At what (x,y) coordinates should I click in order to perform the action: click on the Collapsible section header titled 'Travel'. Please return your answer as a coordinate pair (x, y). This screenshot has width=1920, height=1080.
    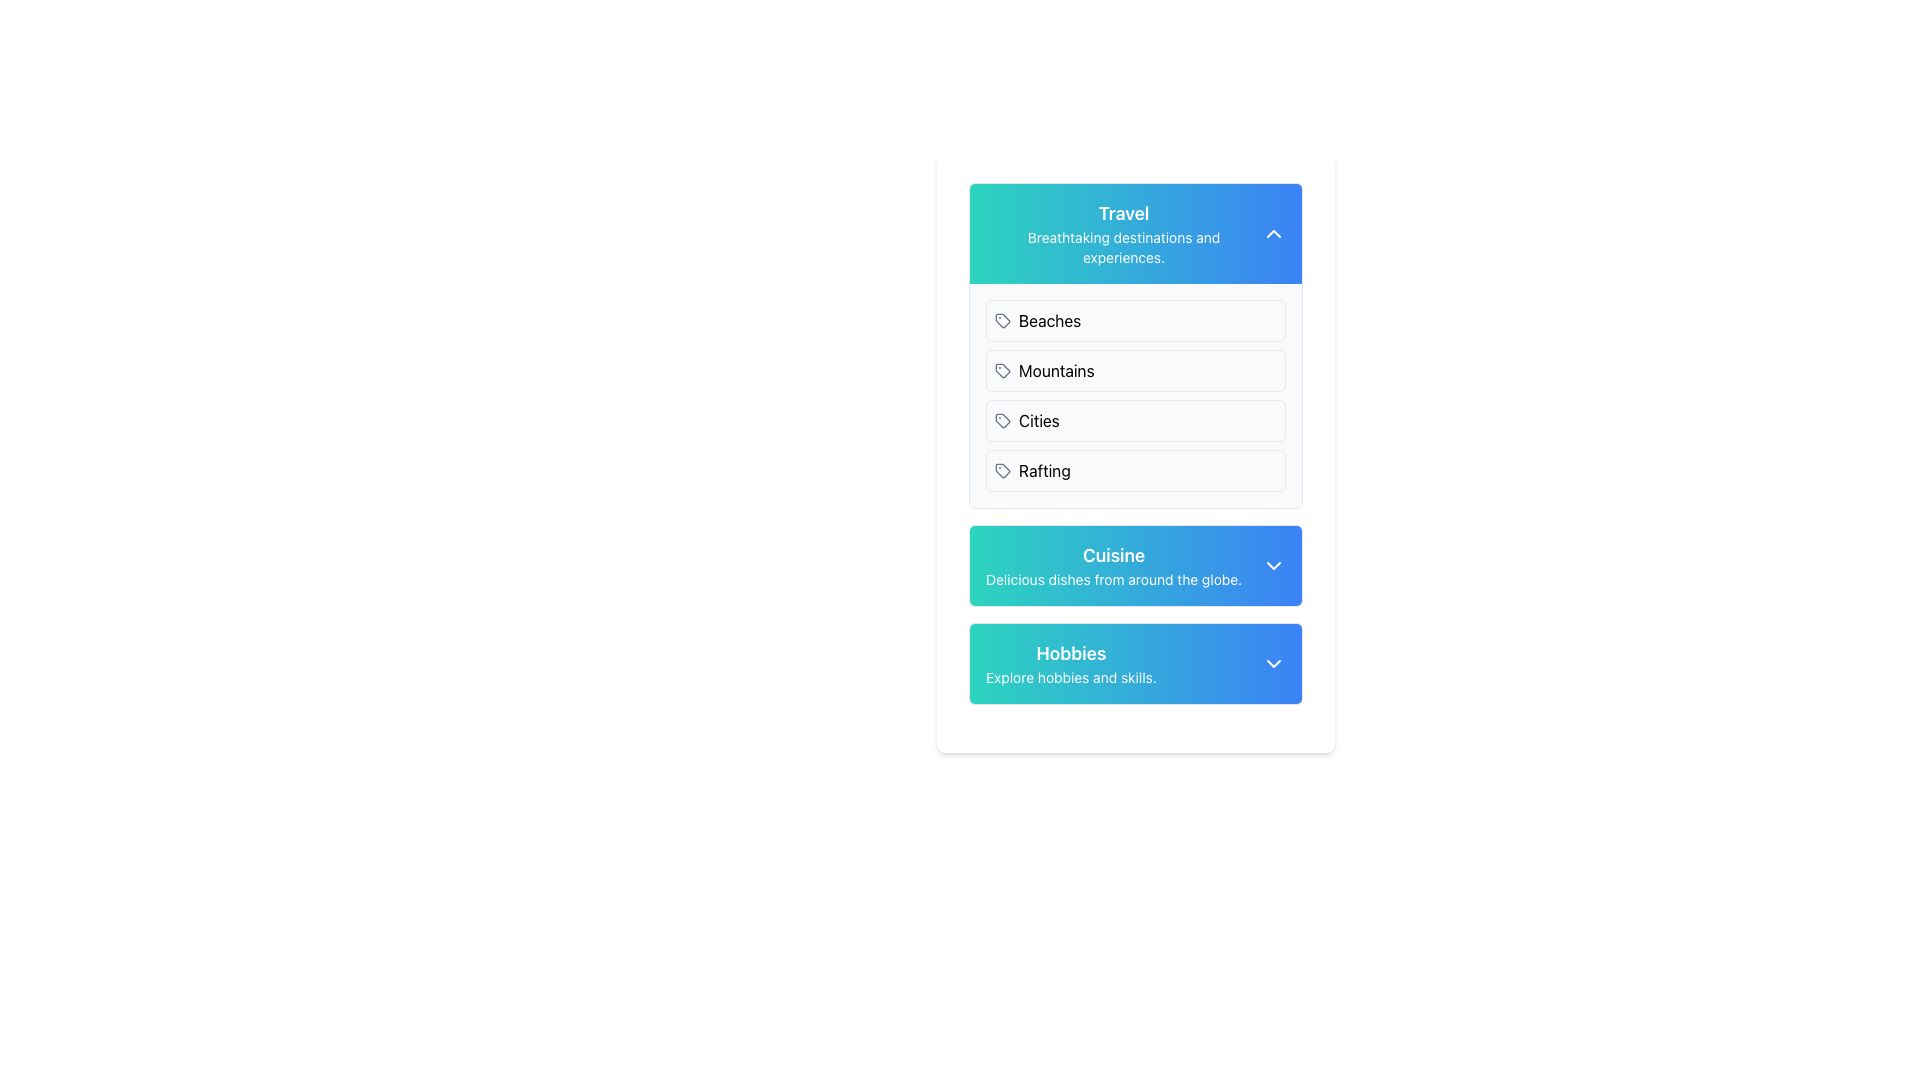
    Looking at the image, I should click on (1136, 233).